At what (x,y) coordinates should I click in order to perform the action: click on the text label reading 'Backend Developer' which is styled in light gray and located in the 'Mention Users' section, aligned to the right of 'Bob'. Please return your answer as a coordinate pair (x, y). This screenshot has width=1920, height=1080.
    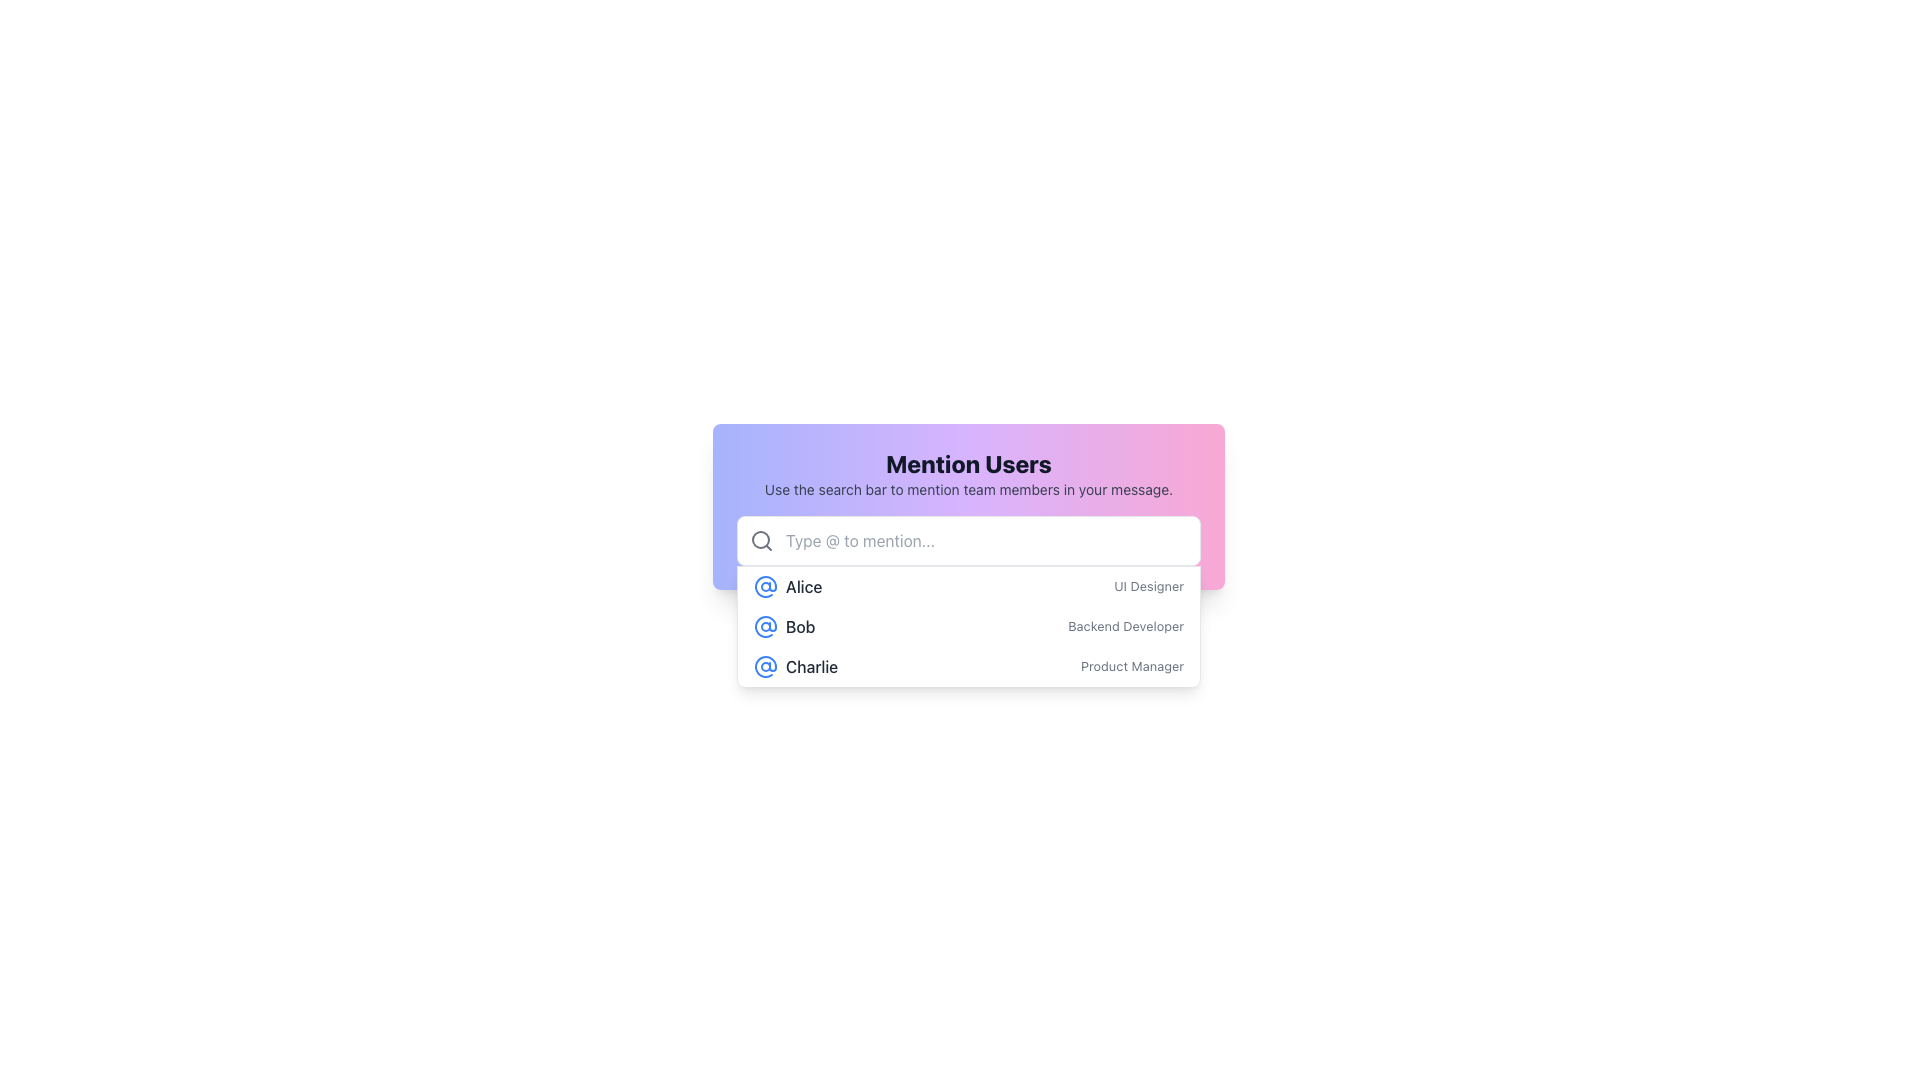
    Looking at the image, I should click on (1126, 626).